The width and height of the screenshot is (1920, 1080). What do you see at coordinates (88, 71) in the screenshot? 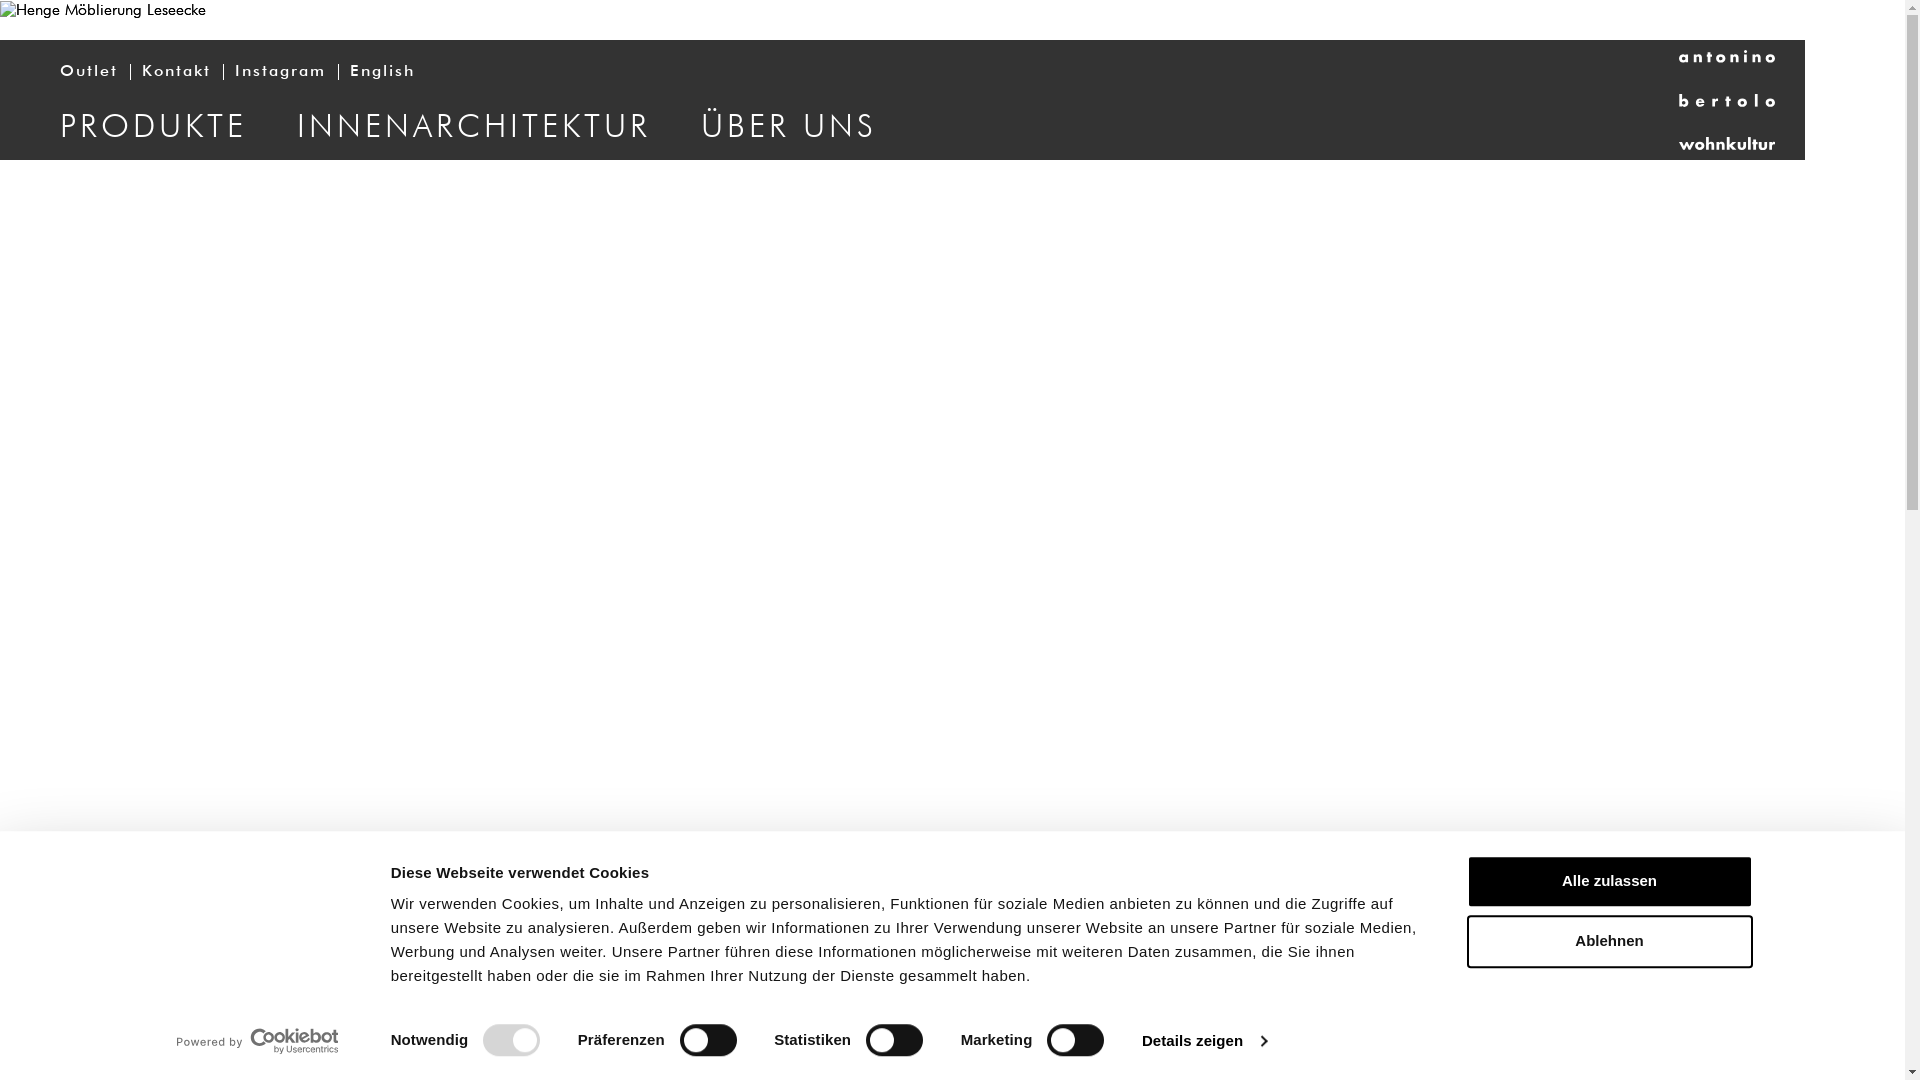
I see `'Outlet'` at bounding box center [88, 71].